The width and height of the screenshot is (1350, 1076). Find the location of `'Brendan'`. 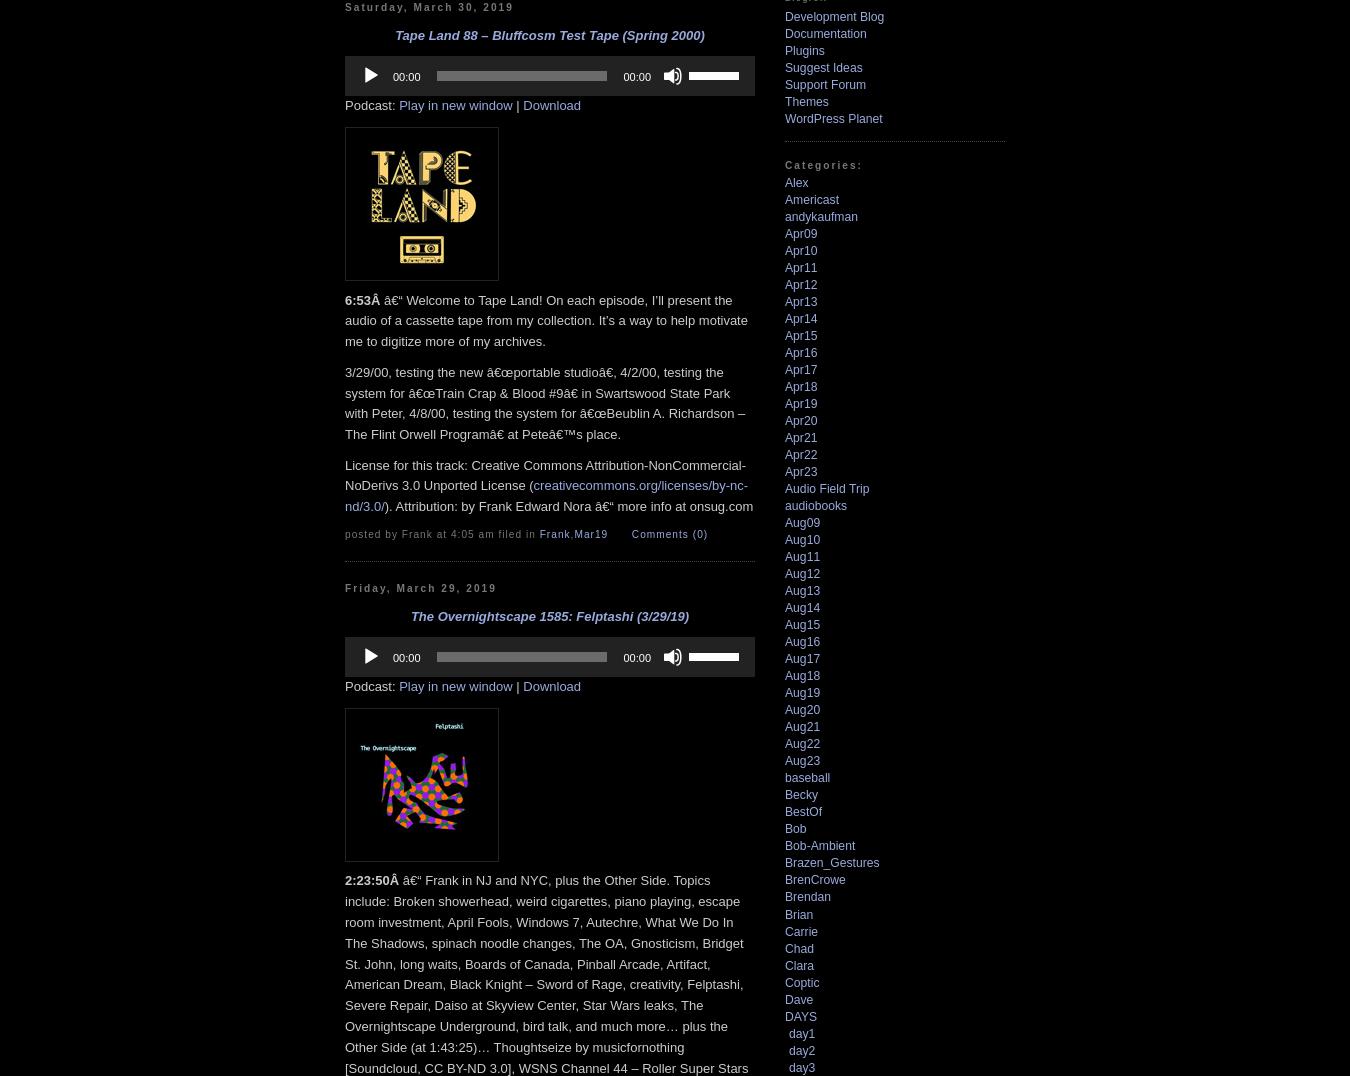

'Brendan' is located at coordinates (807, 896).